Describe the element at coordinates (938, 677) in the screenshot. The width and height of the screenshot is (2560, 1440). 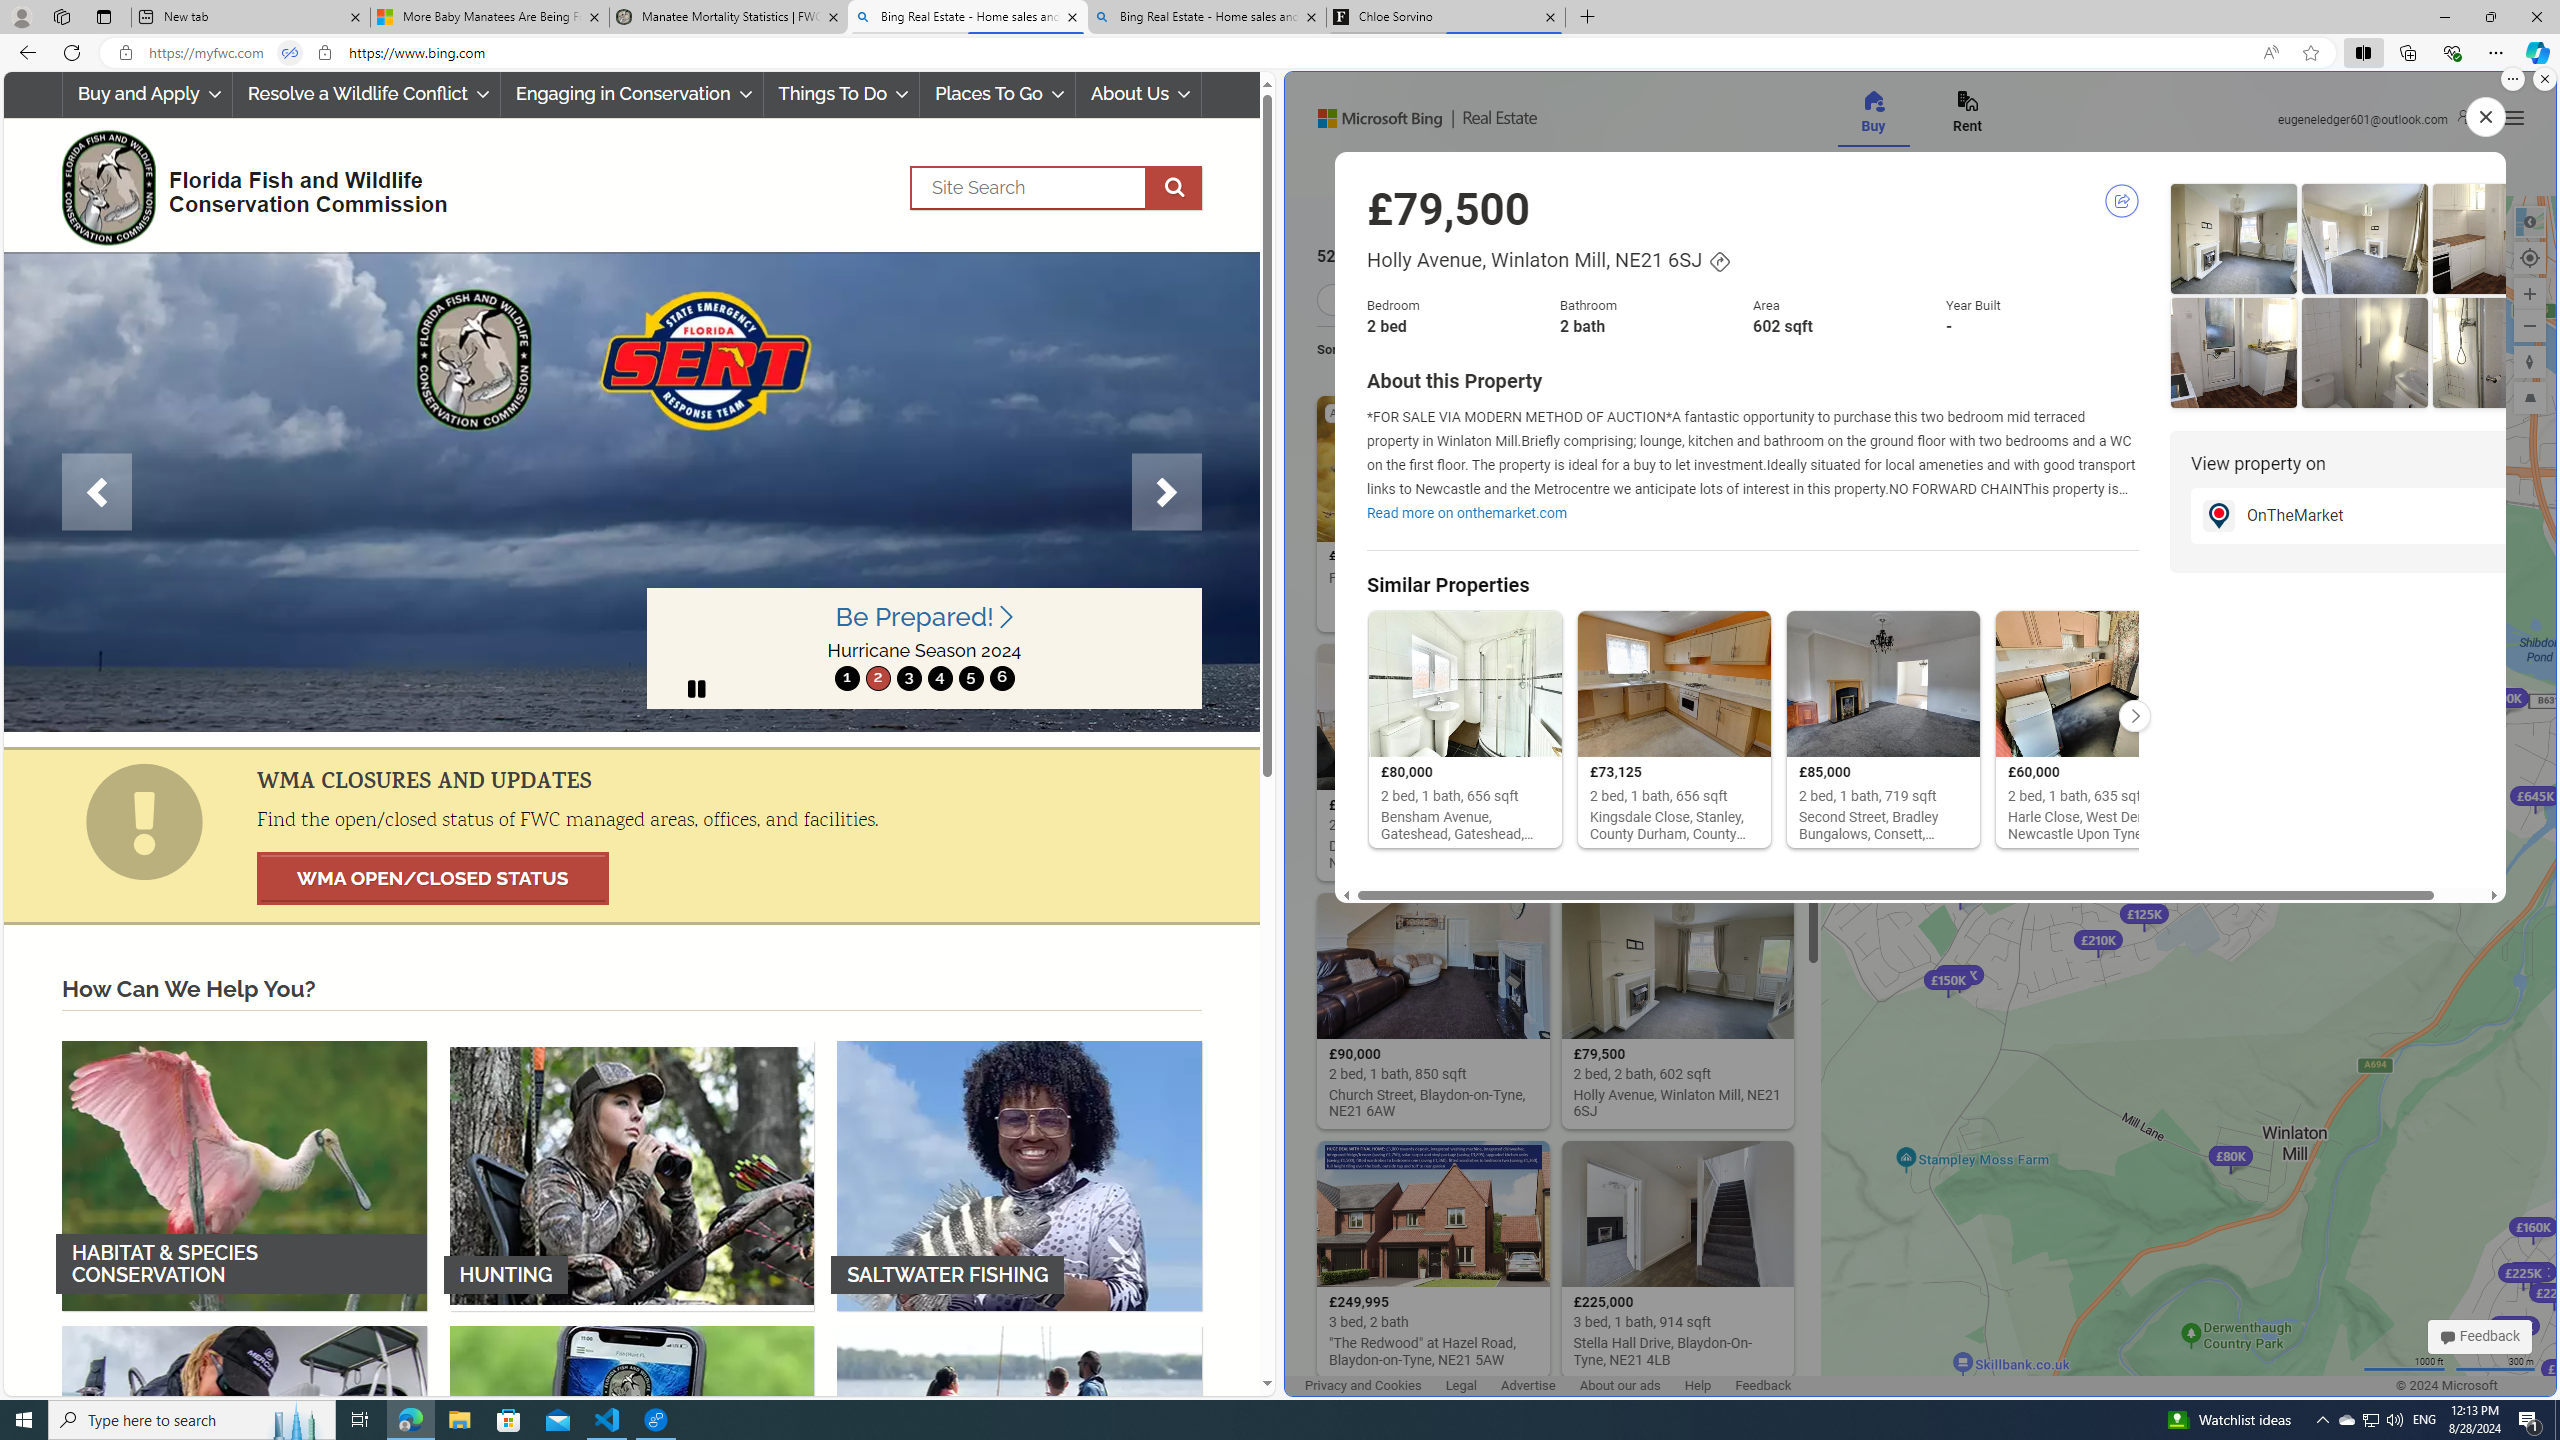
I see `'move to slide 4'` at that location.